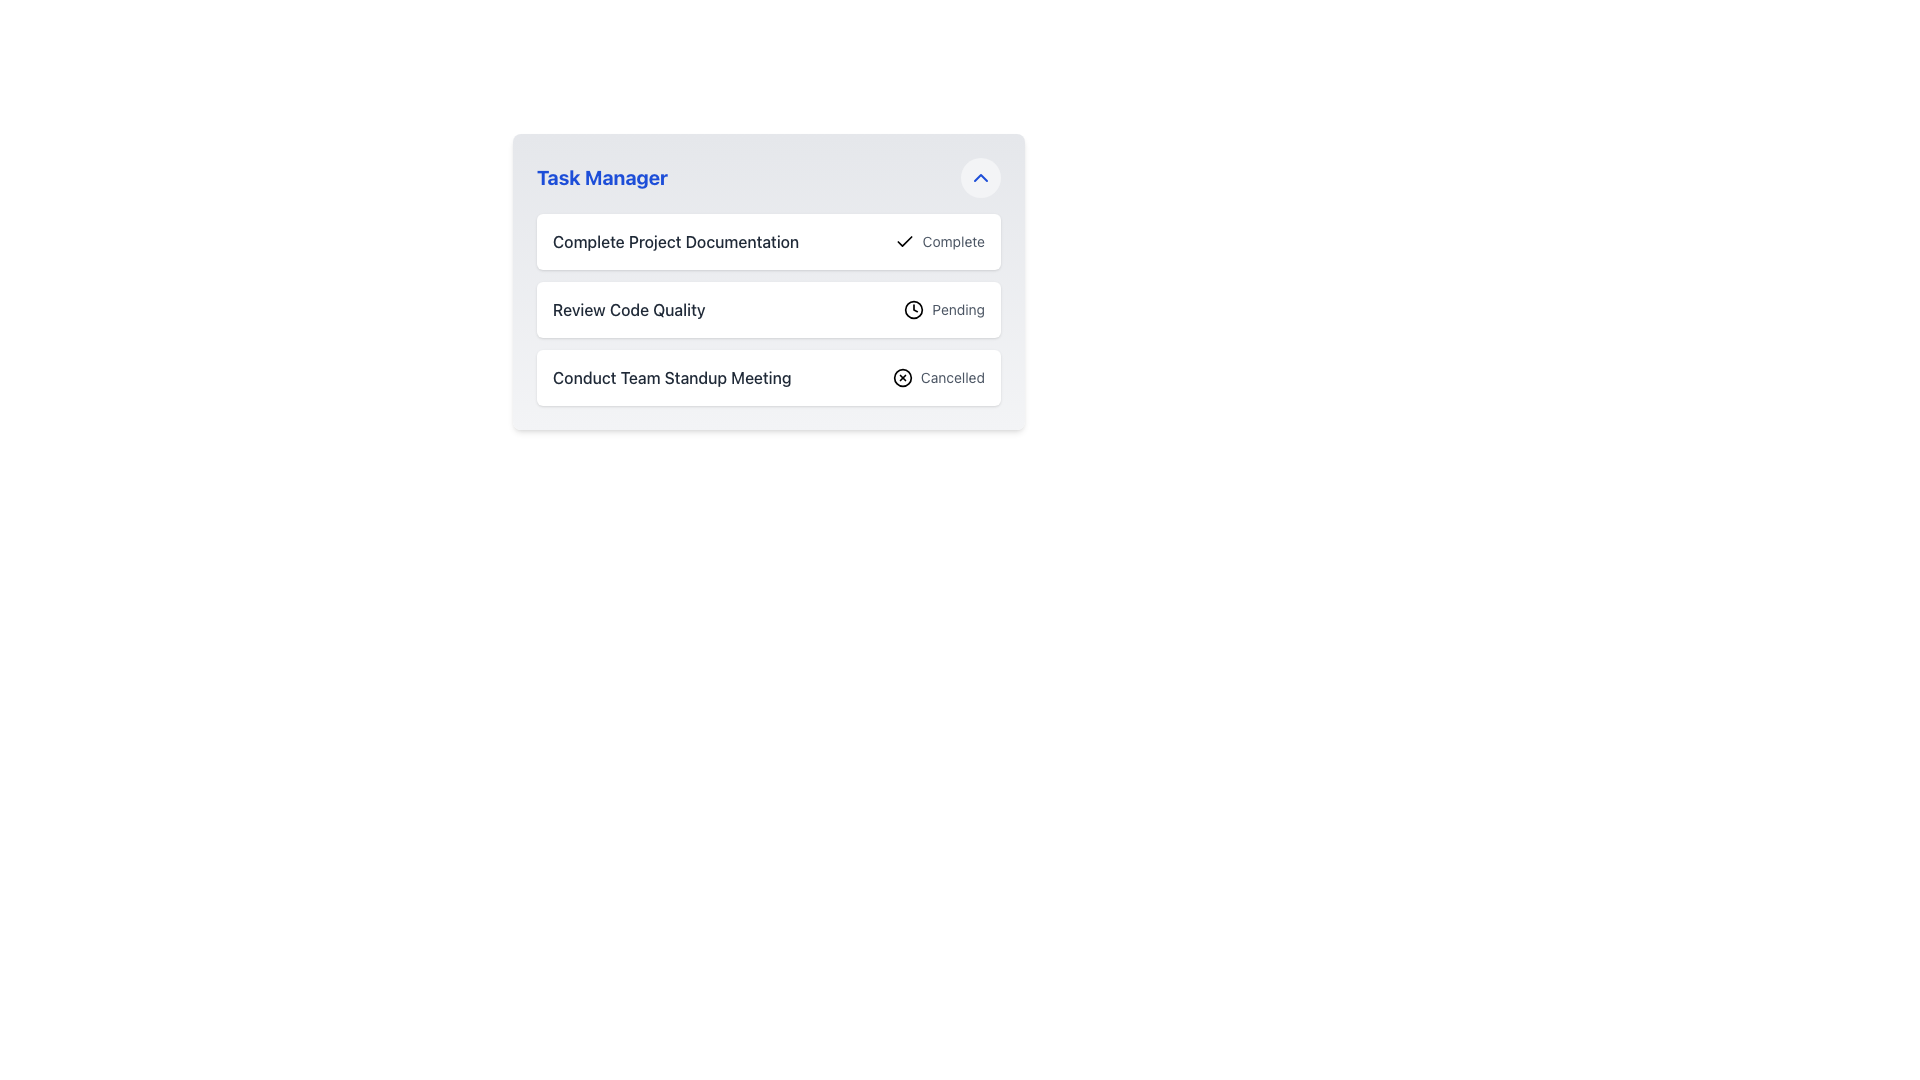 The height and width of the screenshot is (1080, 1920). Describe the element at coordinates (767, 281) in the screenshot. I see `the second task item in the task manager list, which represents a pending task between 'Complete Project Documentation' and 'Conduct Team Standup Meeting'` at that location.